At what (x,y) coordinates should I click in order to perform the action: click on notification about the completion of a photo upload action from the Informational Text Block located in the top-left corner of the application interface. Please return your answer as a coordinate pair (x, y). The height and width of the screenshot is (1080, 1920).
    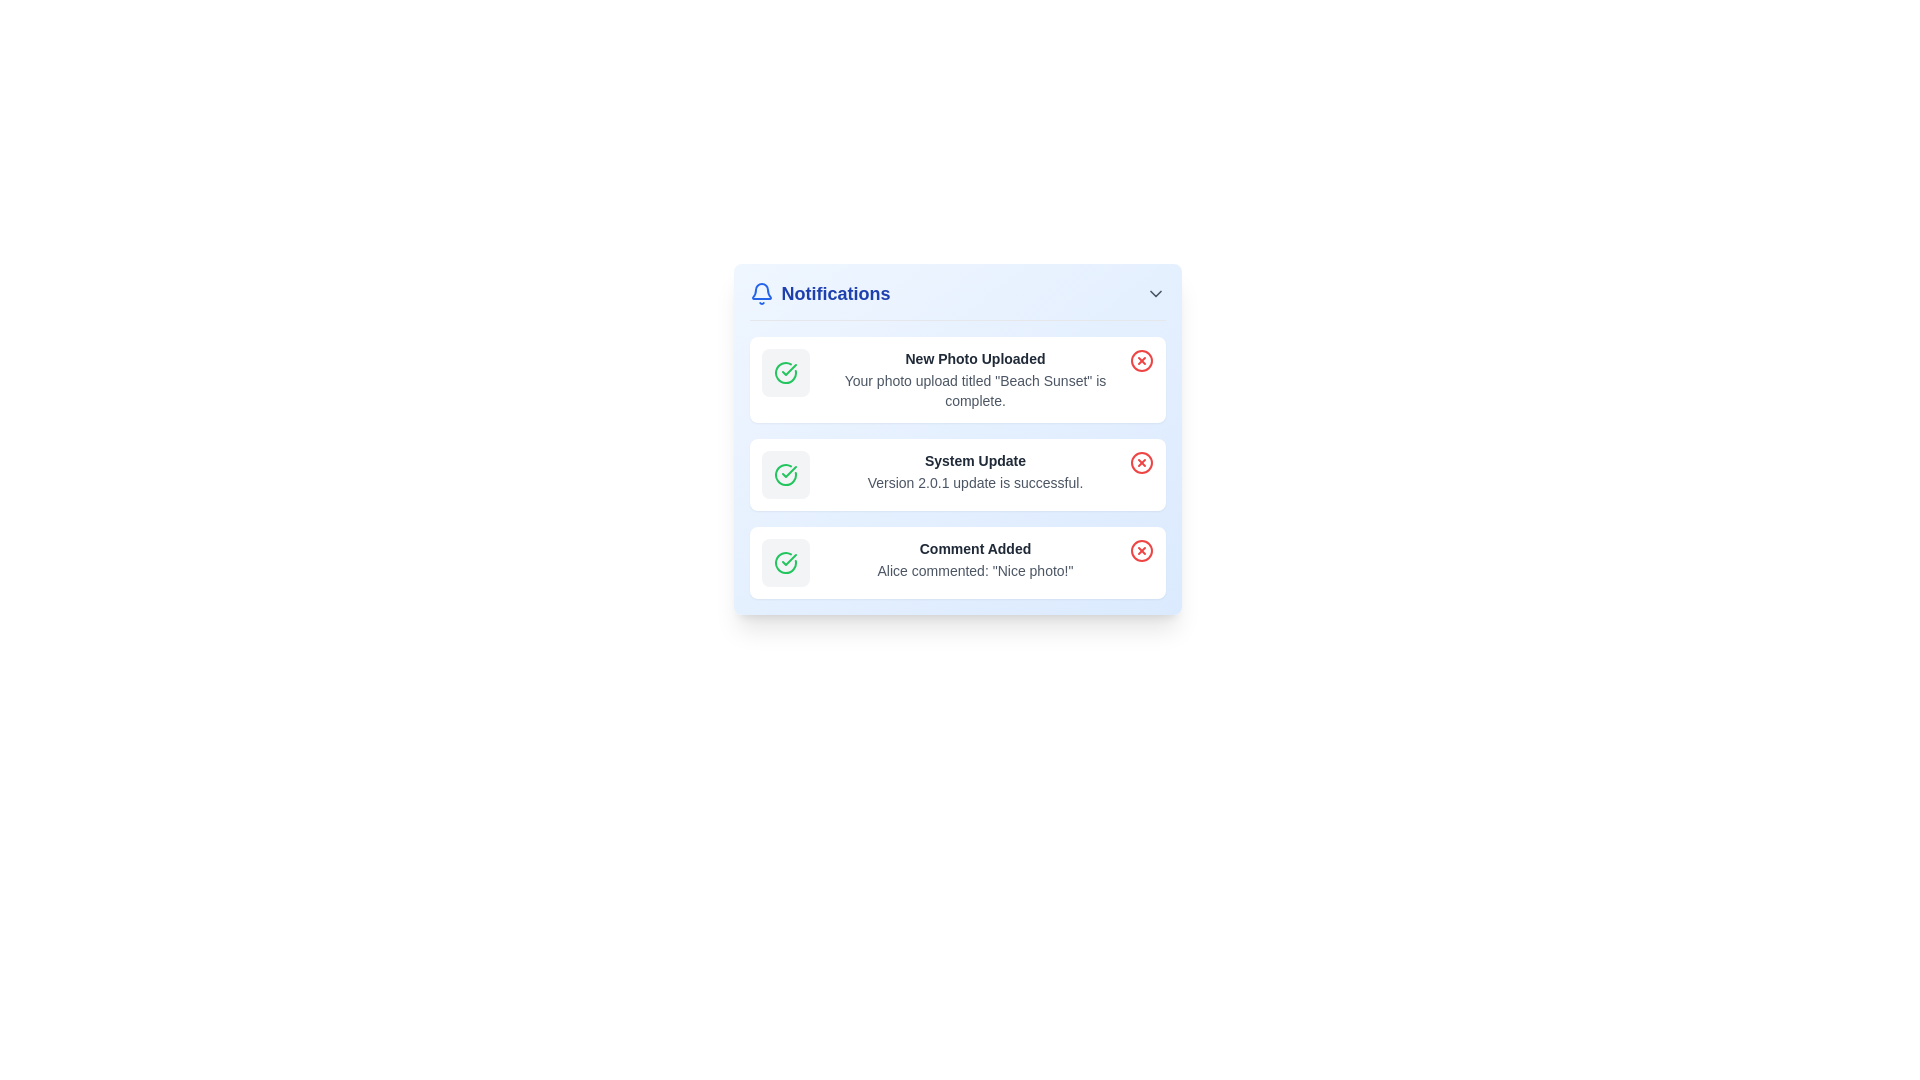
    Looking at the image, I should click on (975, 380).